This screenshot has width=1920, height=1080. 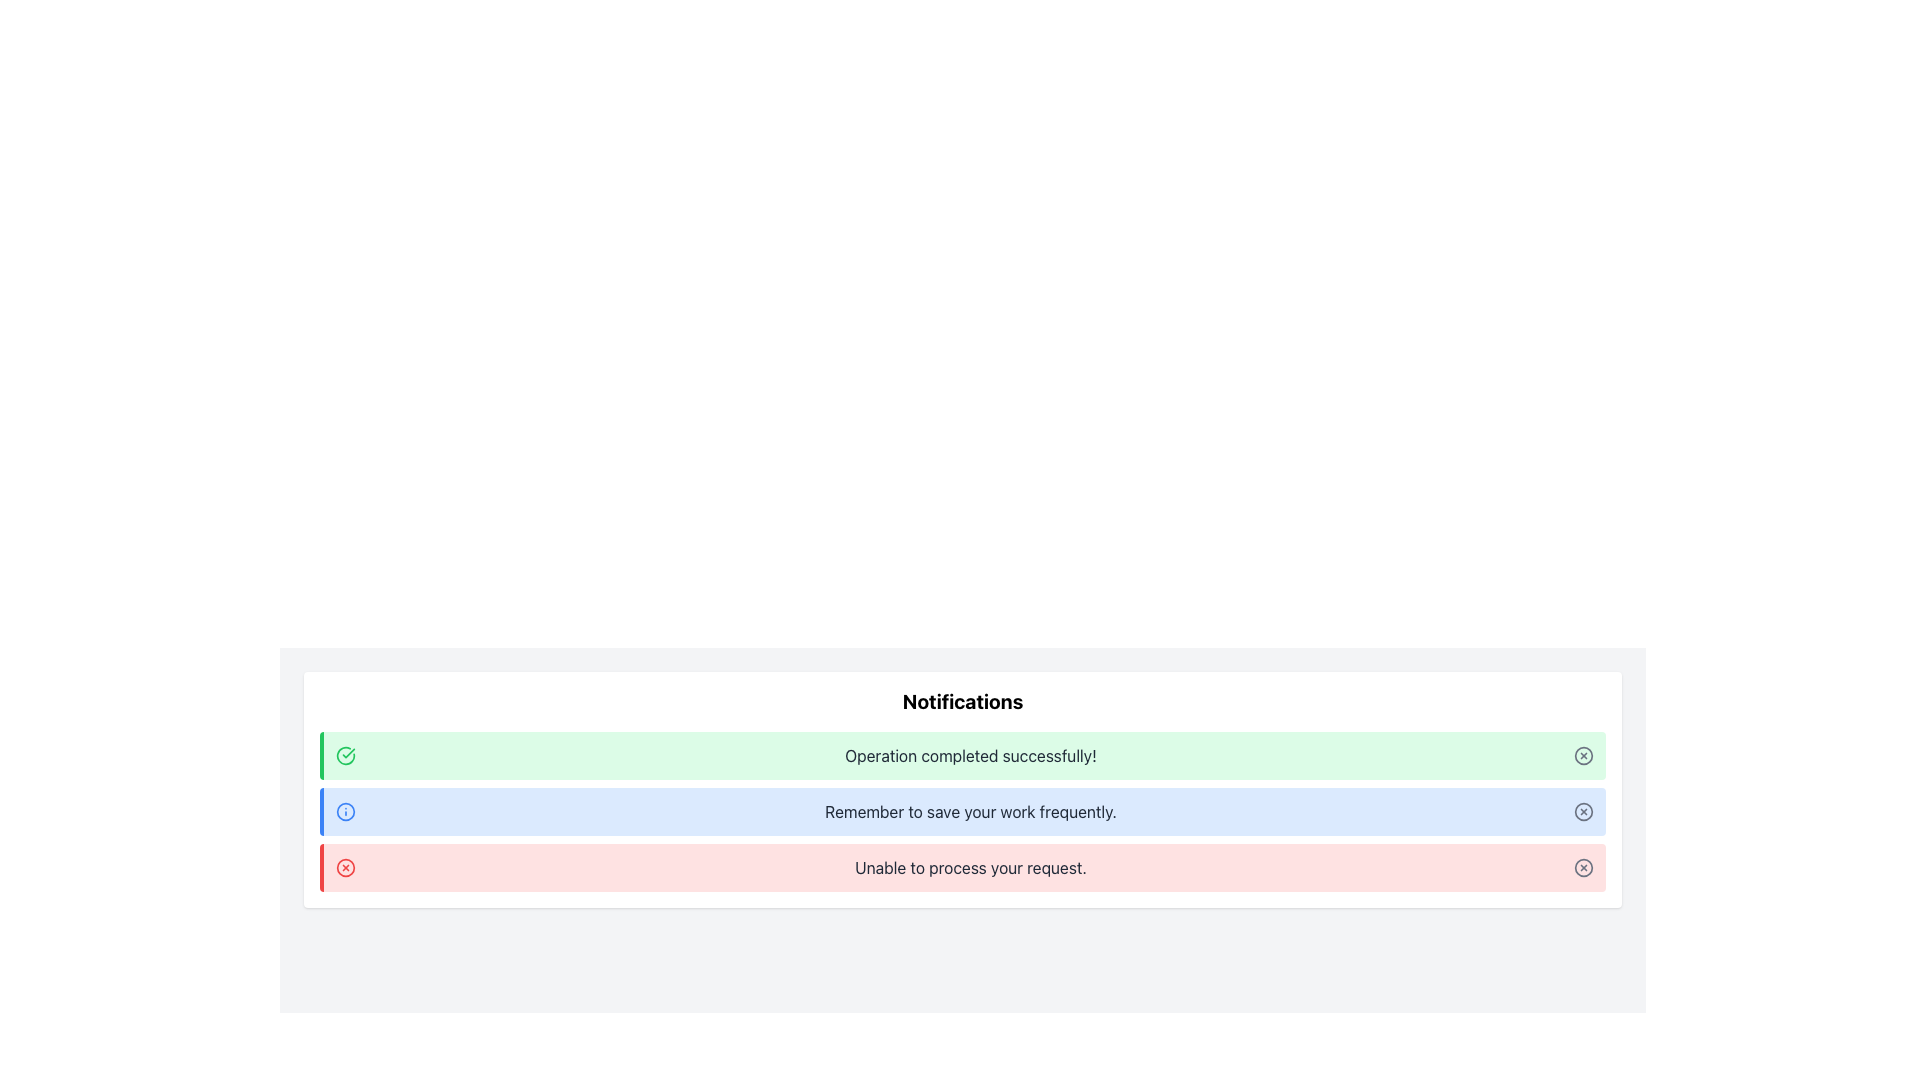 I want to click on the text label that reads 'Unable to process your request.' which is styled in gray and located within a red notification bar at the bottom of the notification list, so click(x=970, y=866).